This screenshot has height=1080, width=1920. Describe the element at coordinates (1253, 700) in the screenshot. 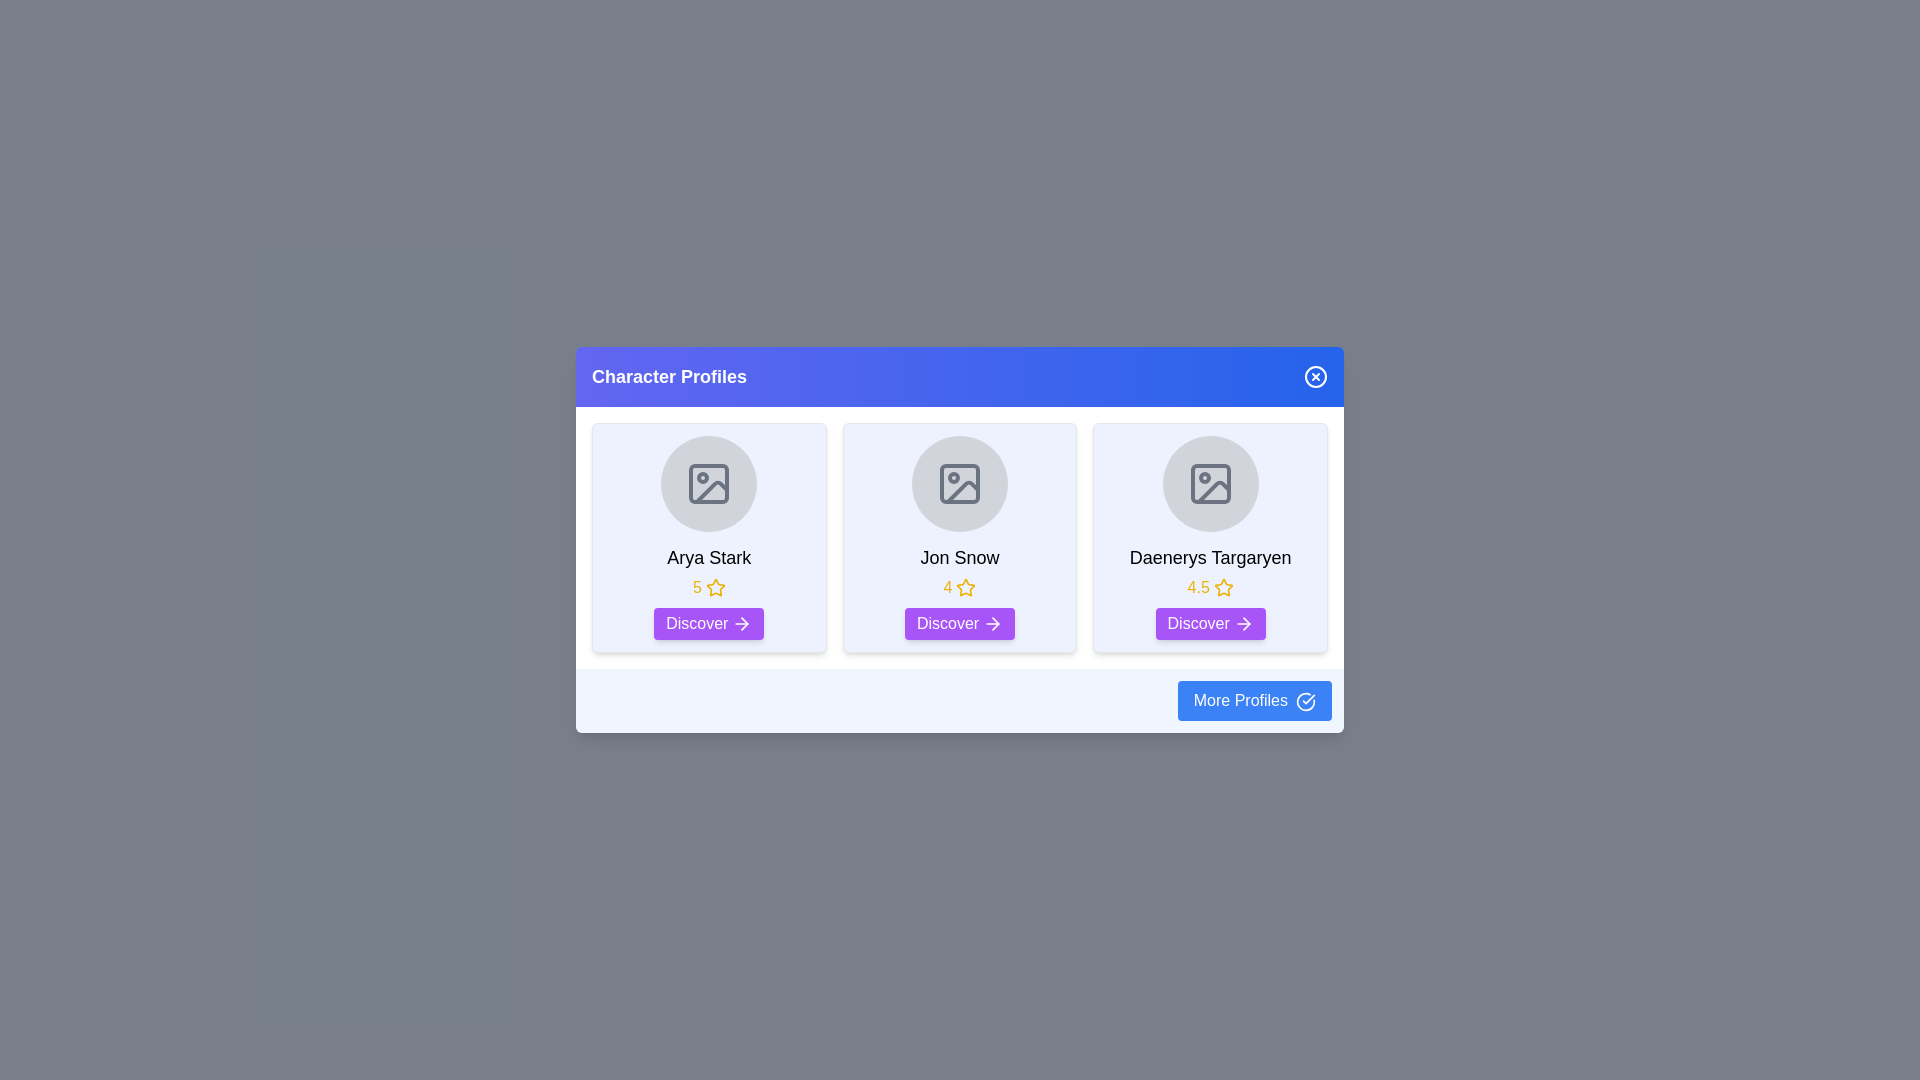

I see `the 'More Profiles' button located at the bottom-right of the dialog` at that location.